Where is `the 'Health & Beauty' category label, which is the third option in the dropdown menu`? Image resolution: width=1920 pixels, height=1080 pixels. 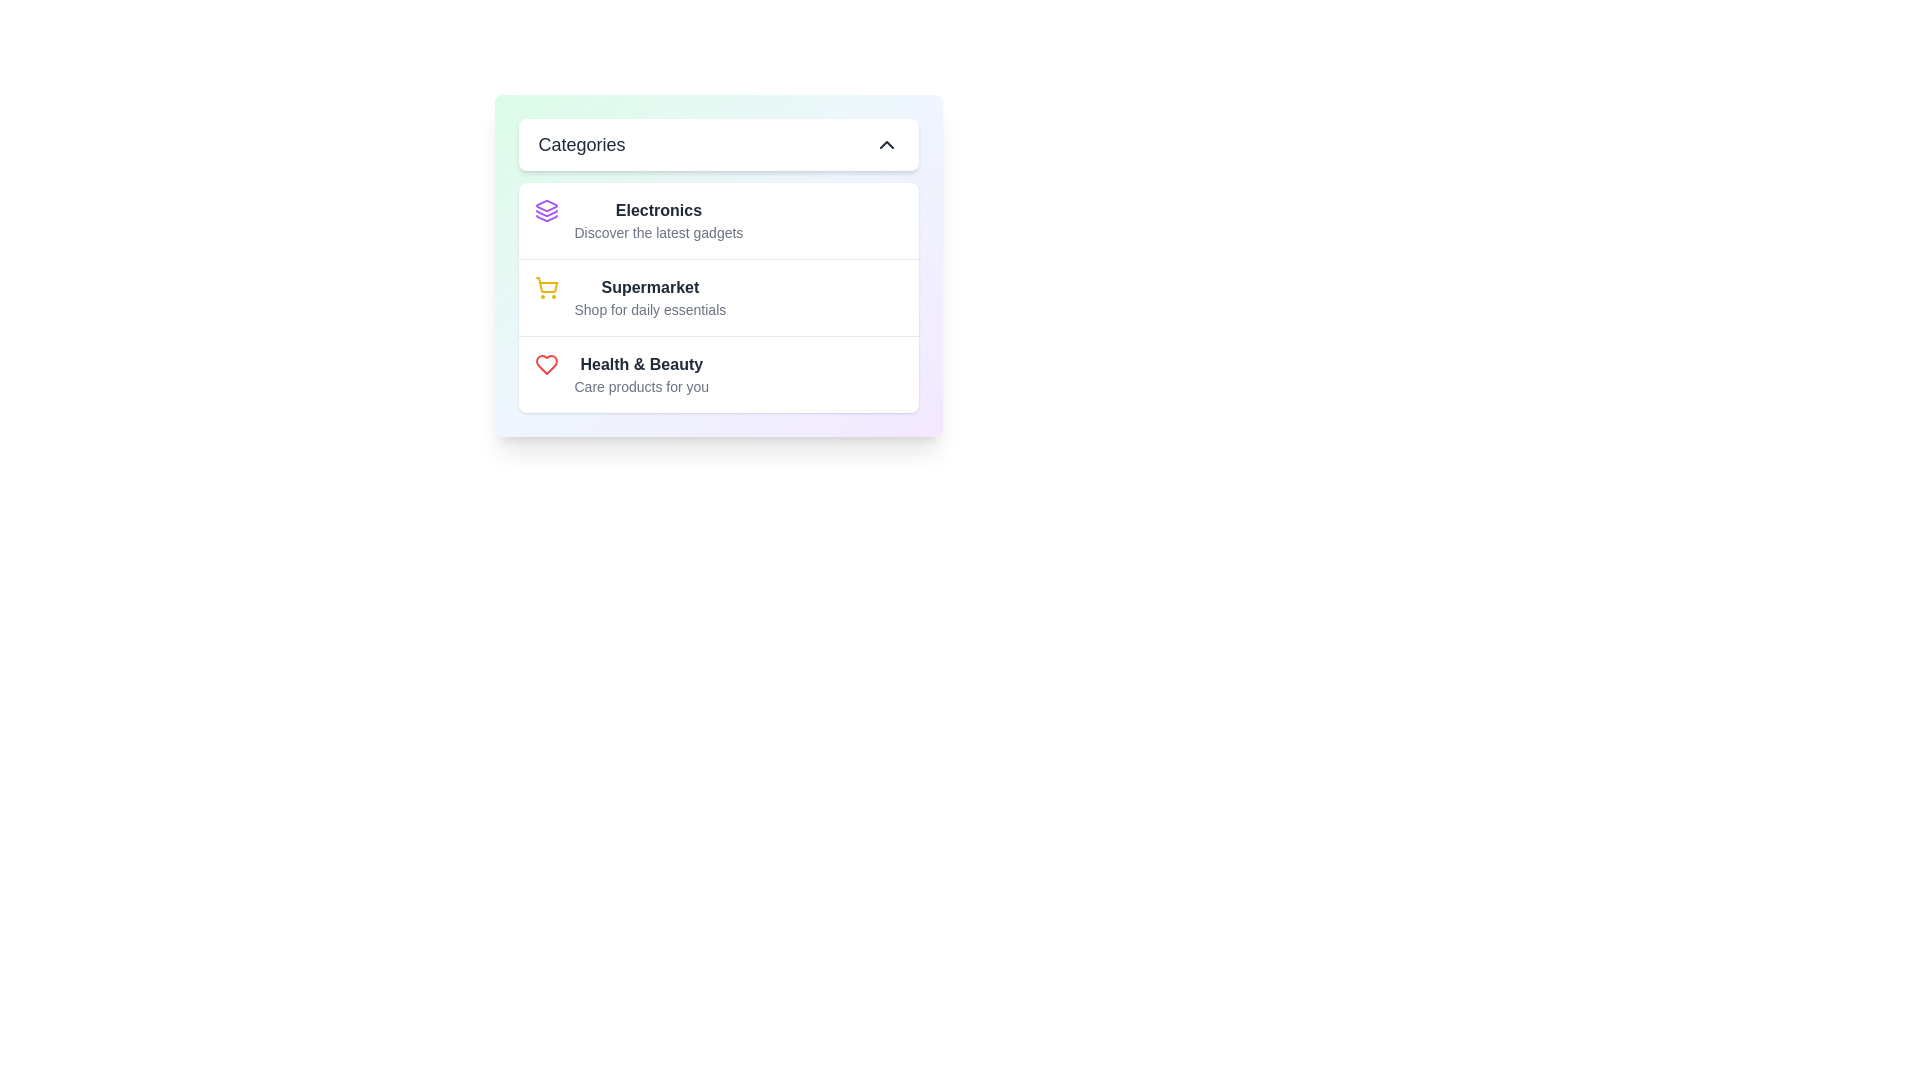 the 'Health & Beauty' category label, which is the third option in the dropdown menu is located at coordinates (641, 374).